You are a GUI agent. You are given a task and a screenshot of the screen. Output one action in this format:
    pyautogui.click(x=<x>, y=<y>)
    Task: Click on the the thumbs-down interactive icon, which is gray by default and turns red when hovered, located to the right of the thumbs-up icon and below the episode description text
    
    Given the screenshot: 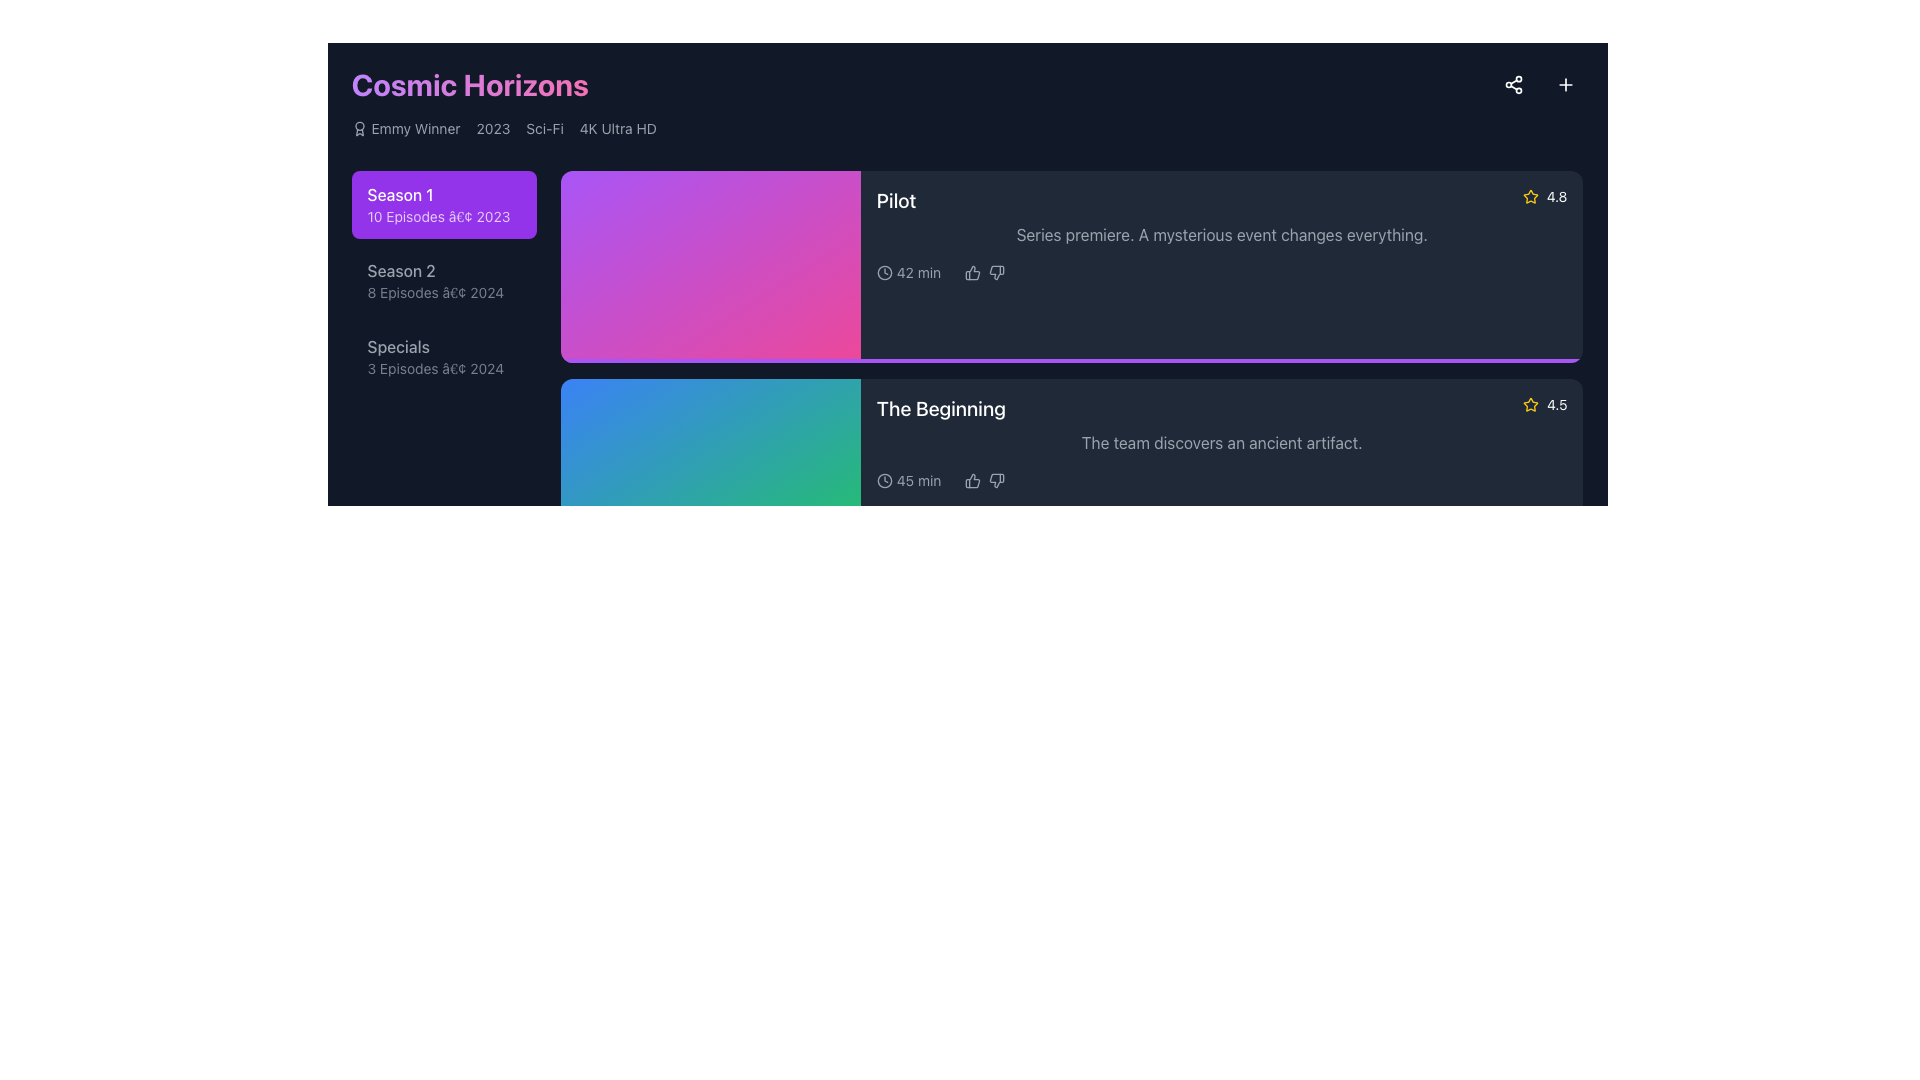 What is the action you would take?
    pyautogui.click(x=997, y=273)
    